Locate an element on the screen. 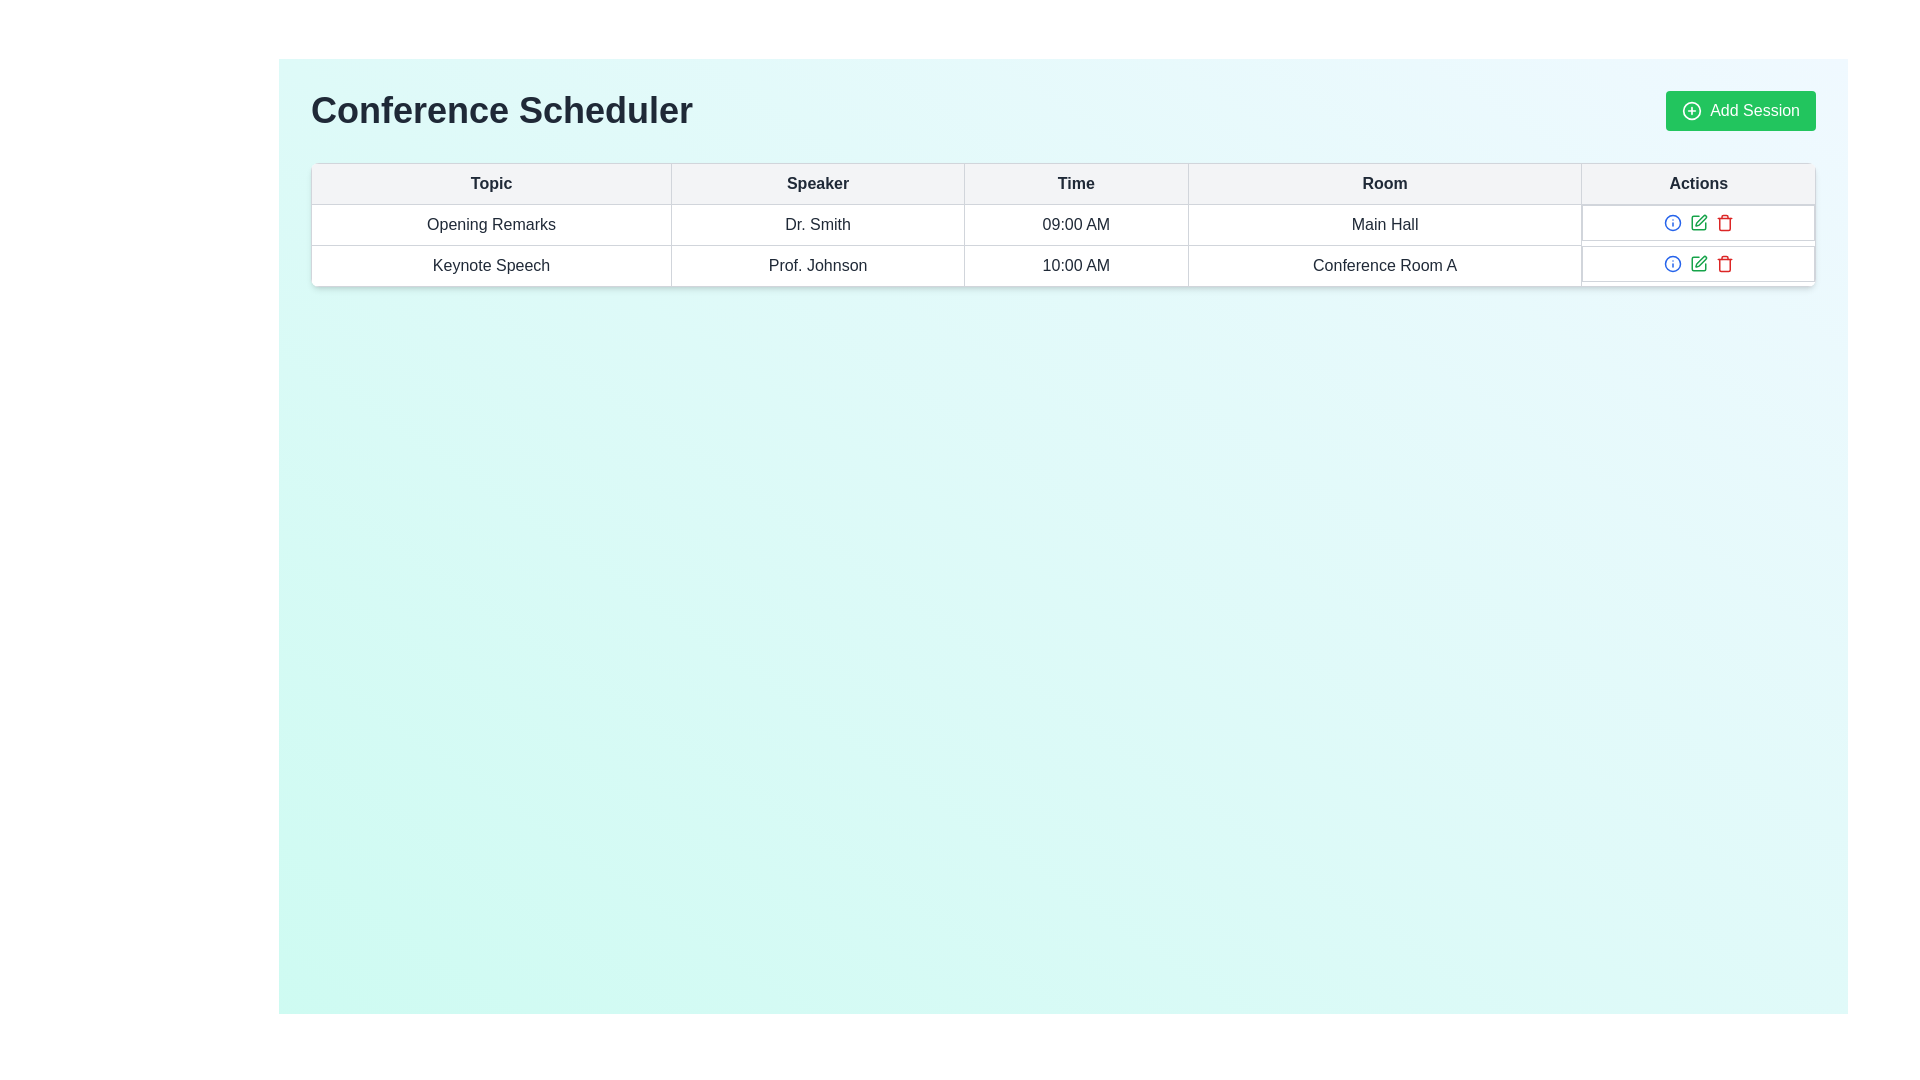 This screenshot has width=1920, height=1080. the icon located in the 'Actions' column of the first row of the table, which serves as a graphical representation providing additional details or information is located at coordinates (1672, 262).